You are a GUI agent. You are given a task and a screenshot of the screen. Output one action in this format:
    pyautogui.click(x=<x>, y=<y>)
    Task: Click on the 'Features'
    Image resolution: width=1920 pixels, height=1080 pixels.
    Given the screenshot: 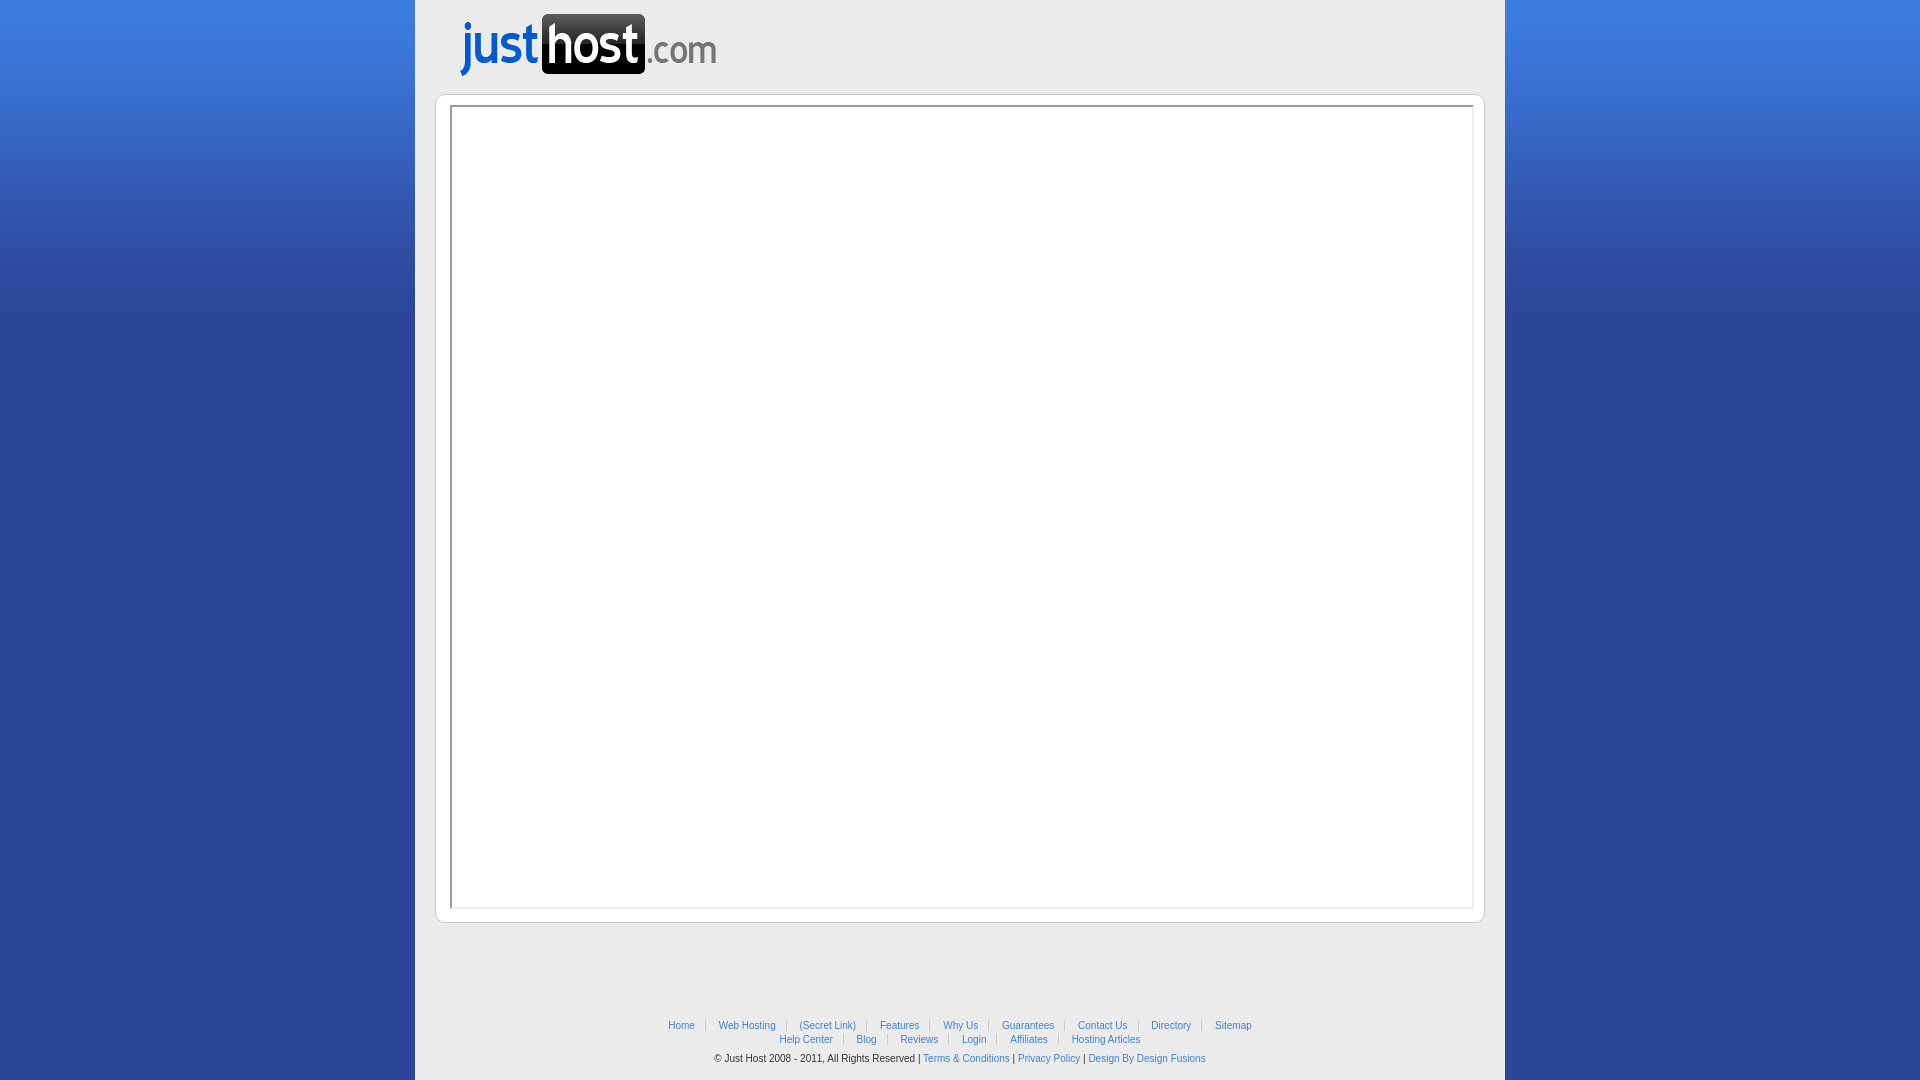 What is the action you would take?
    pyautogui.click(x=898, y=1025)
    